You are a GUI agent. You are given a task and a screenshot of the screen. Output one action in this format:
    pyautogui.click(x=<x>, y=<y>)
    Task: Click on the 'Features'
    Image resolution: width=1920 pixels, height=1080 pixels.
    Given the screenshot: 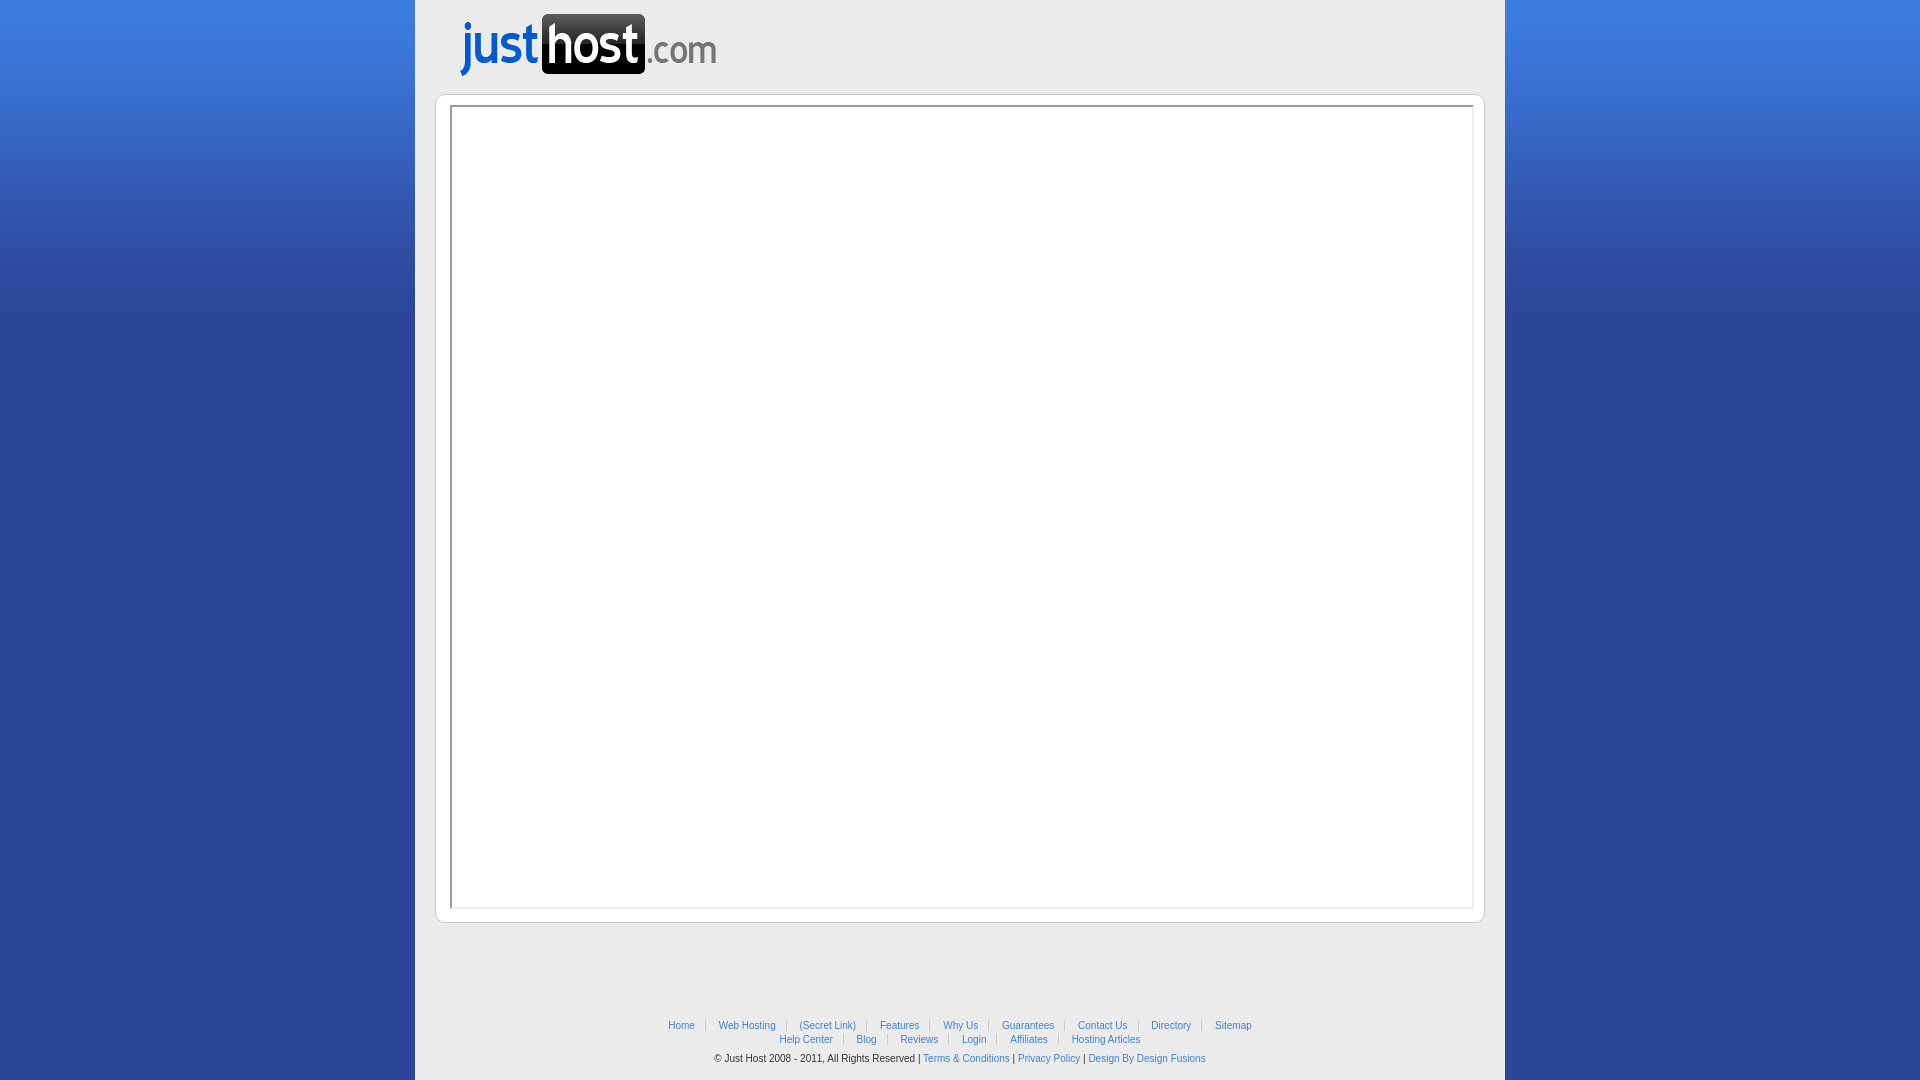 What is the action you would take?
    pyautogui.click(x=898, y=1025)
    